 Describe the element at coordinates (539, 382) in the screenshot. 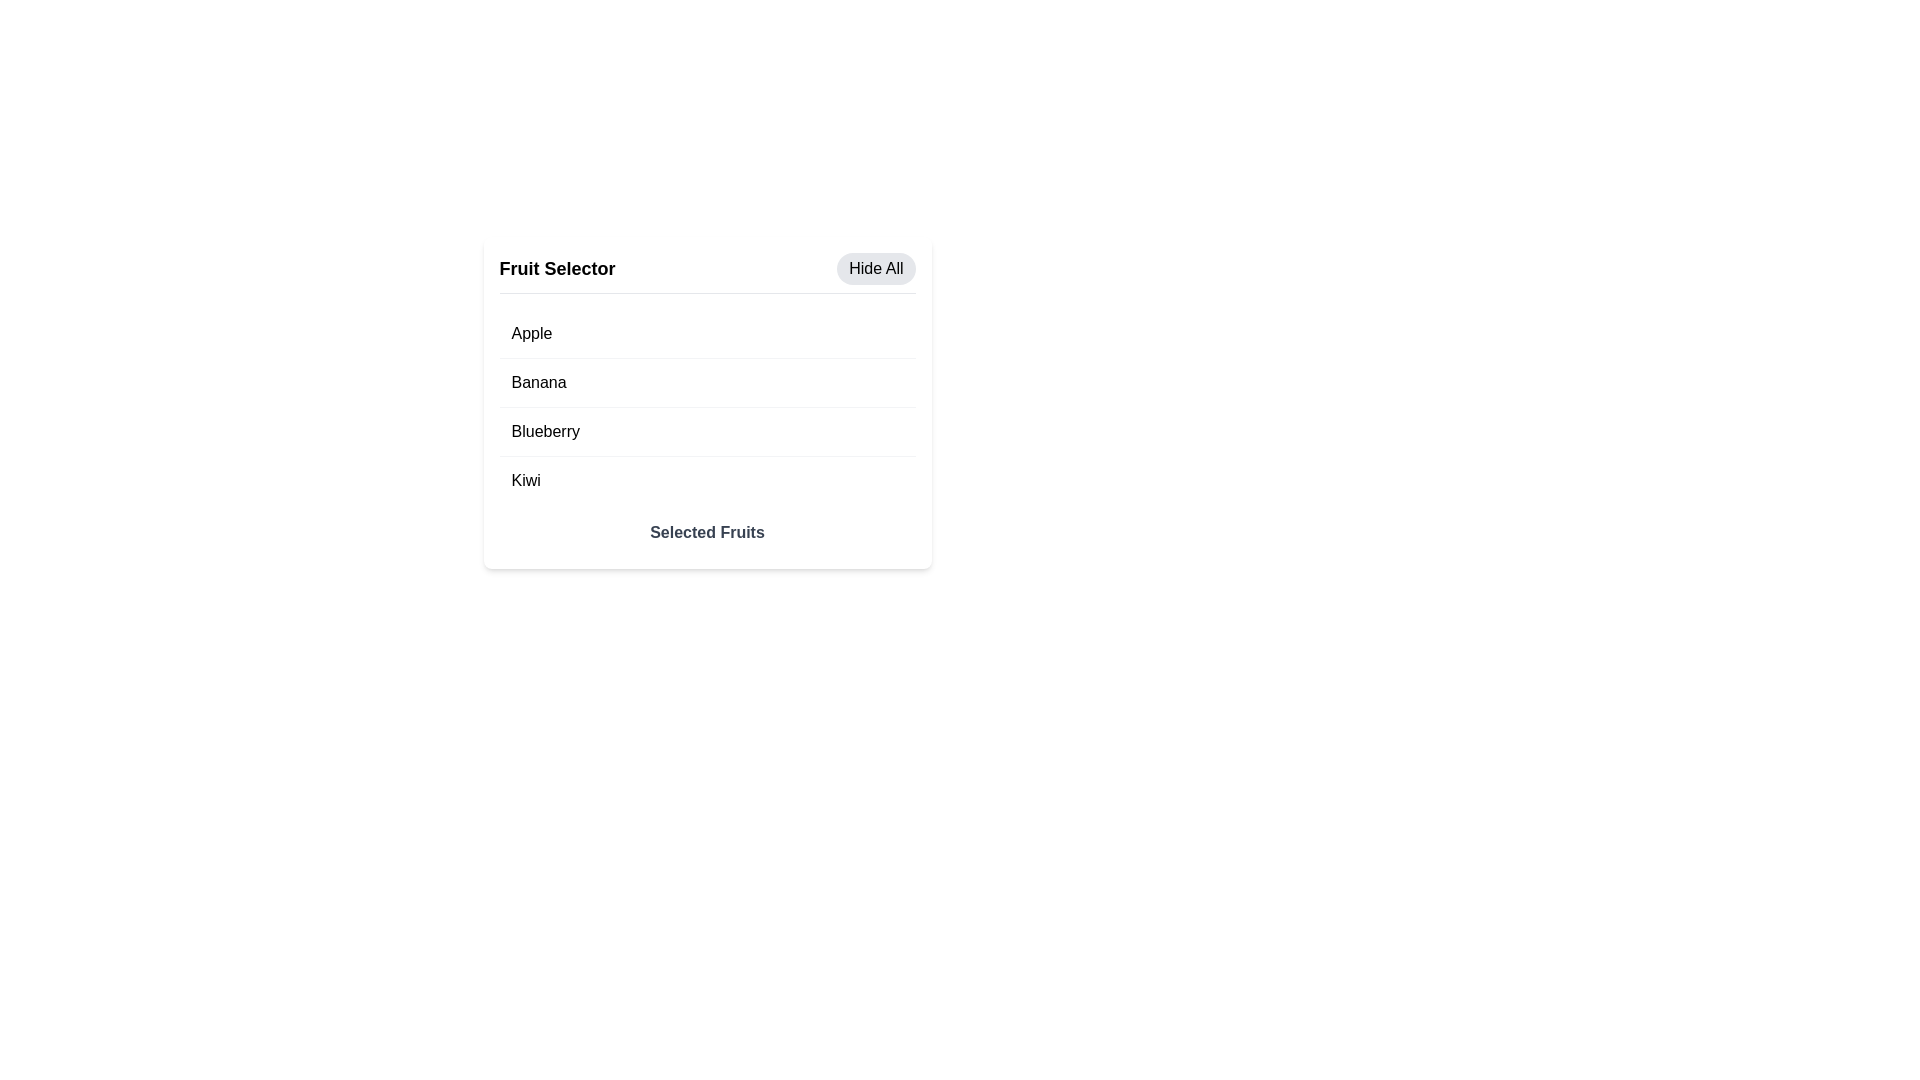

I see `the non-interactive text label located in the second position of a vertical list within the fruit selection menu, between 'Apple' and 'Blueberry'` at that location.